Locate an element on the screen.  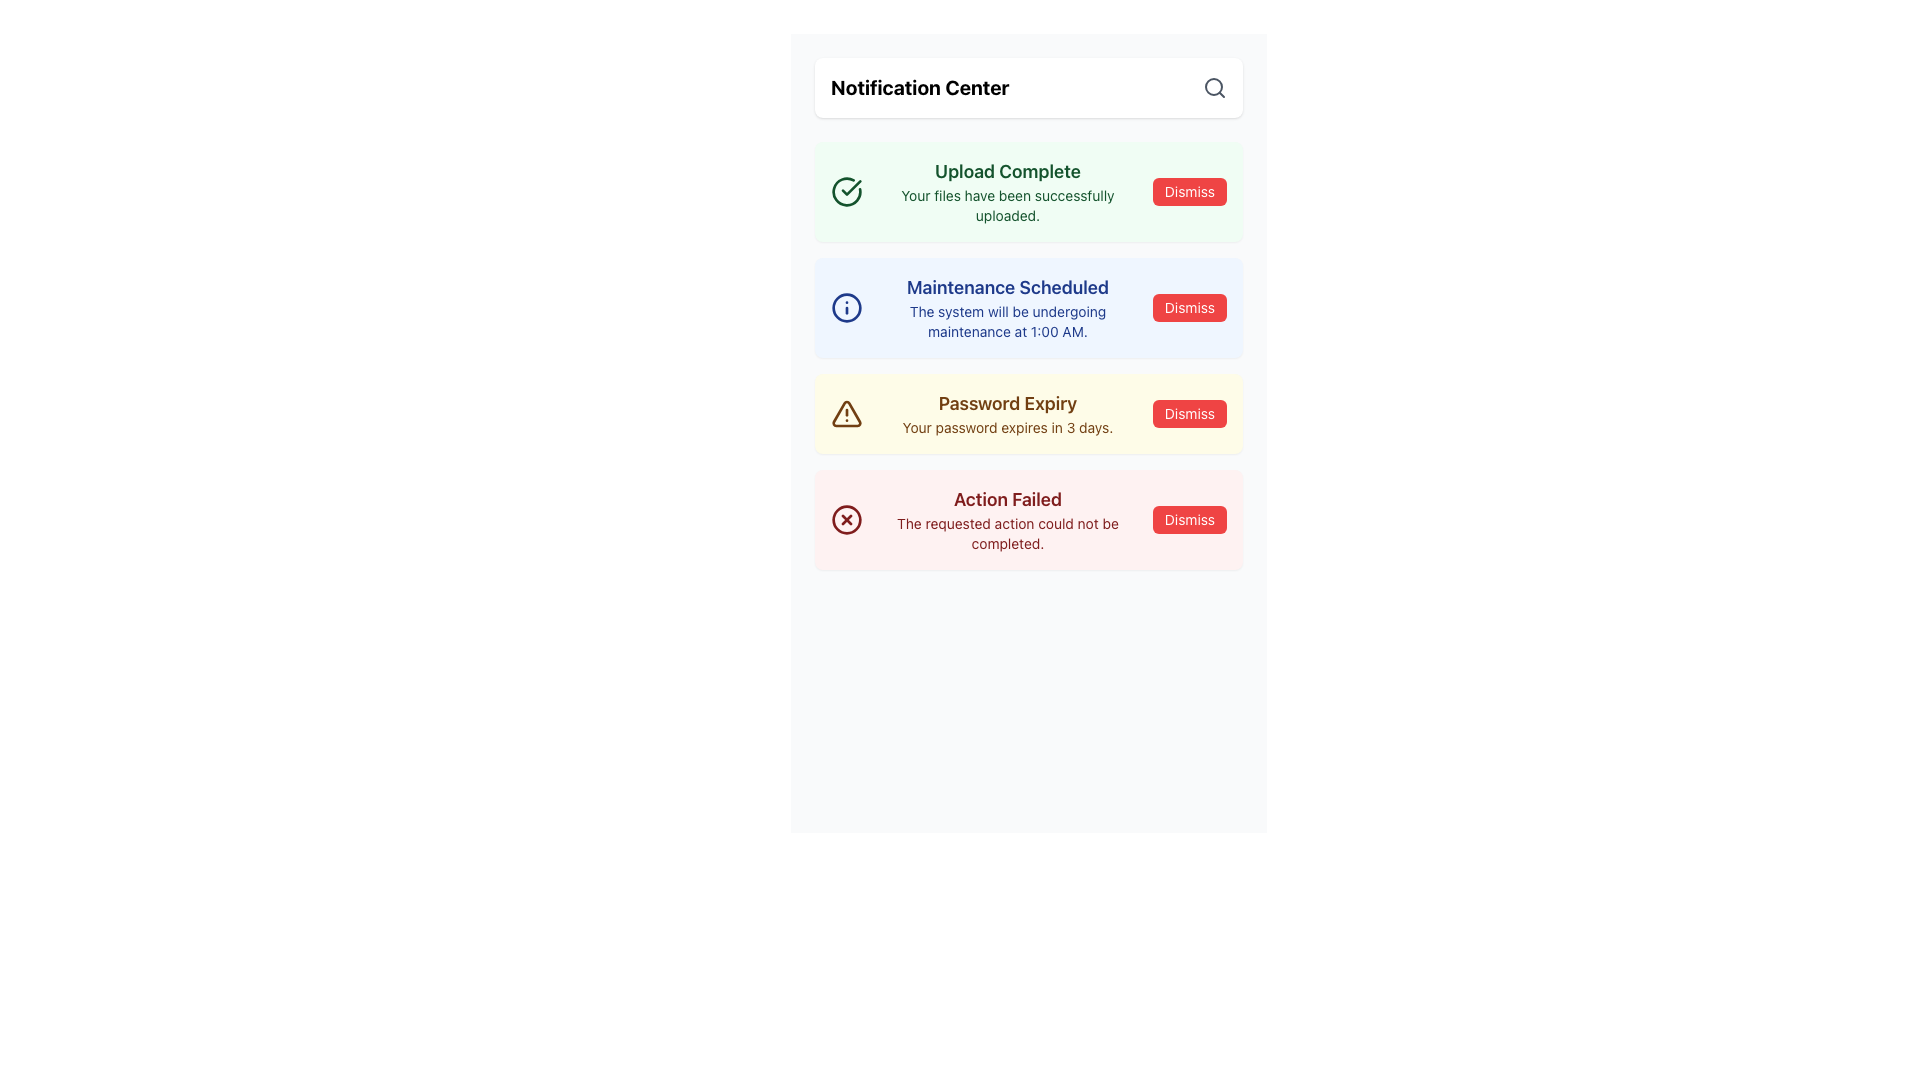
the error status icon that visually indicates an error or failure, positioned inside the notification box aligned with the 'Action Failed' text and the Dismiss button is located at coordinates (846, 519).